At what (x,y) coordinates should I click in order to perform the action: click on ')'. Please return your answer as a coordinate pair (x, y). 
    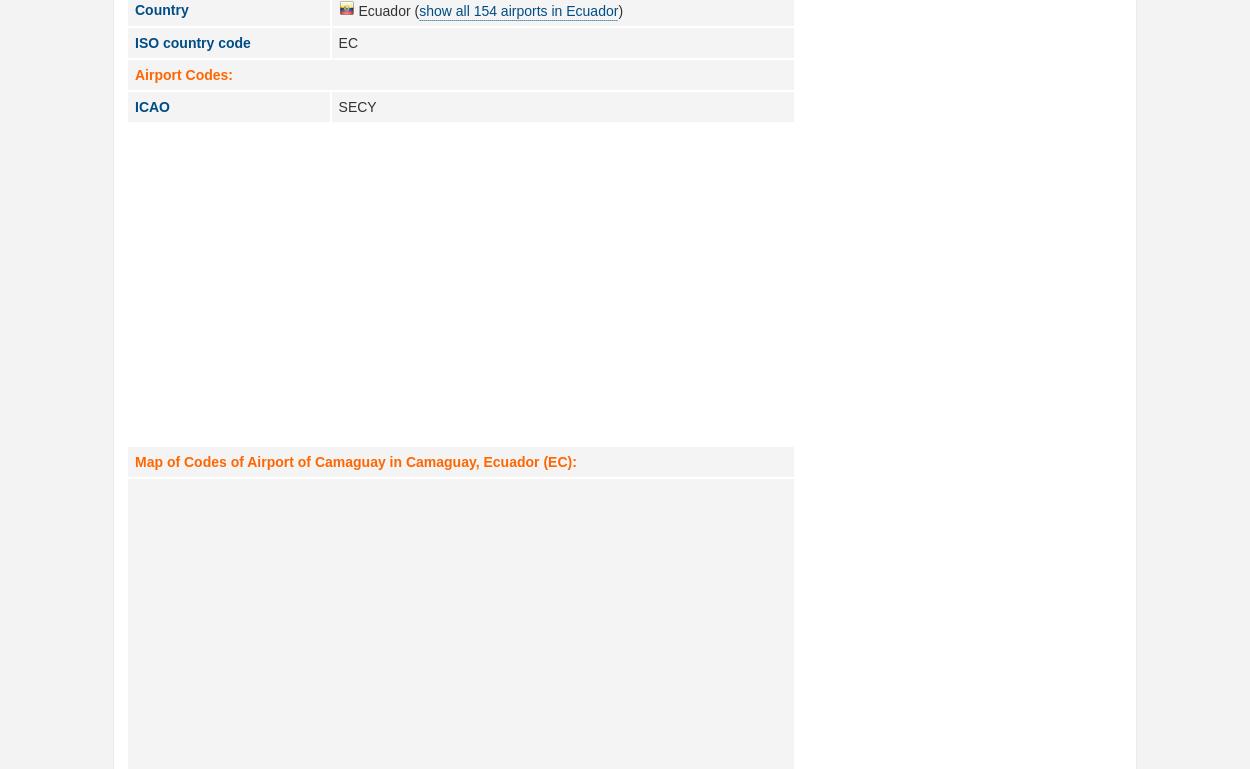
    Looking at the image, I should click on (619, 9).